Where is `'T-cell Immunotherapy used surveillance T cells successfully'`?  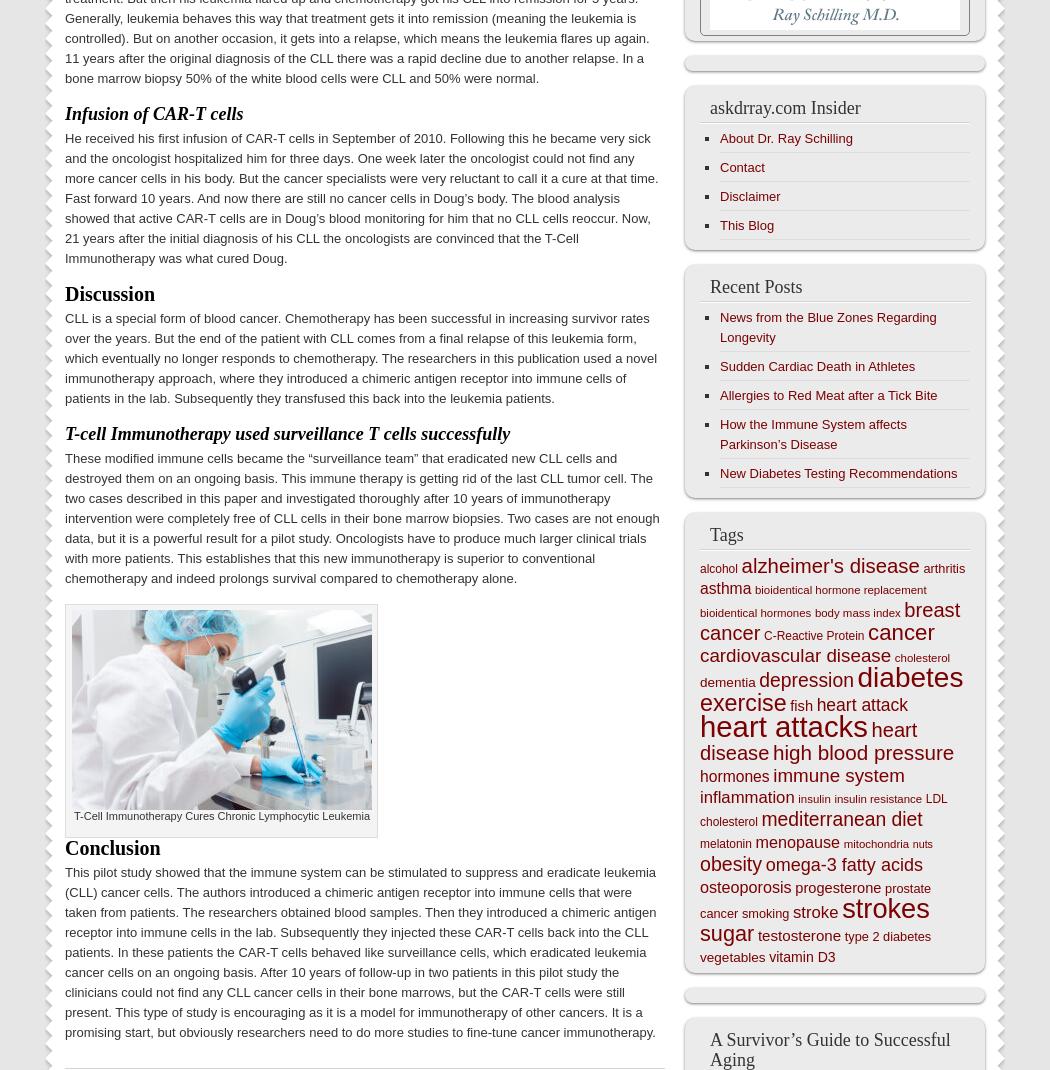 'T-cell Immunotherapy used surveillance T cells successfully' is located at coordinates (286, 432).